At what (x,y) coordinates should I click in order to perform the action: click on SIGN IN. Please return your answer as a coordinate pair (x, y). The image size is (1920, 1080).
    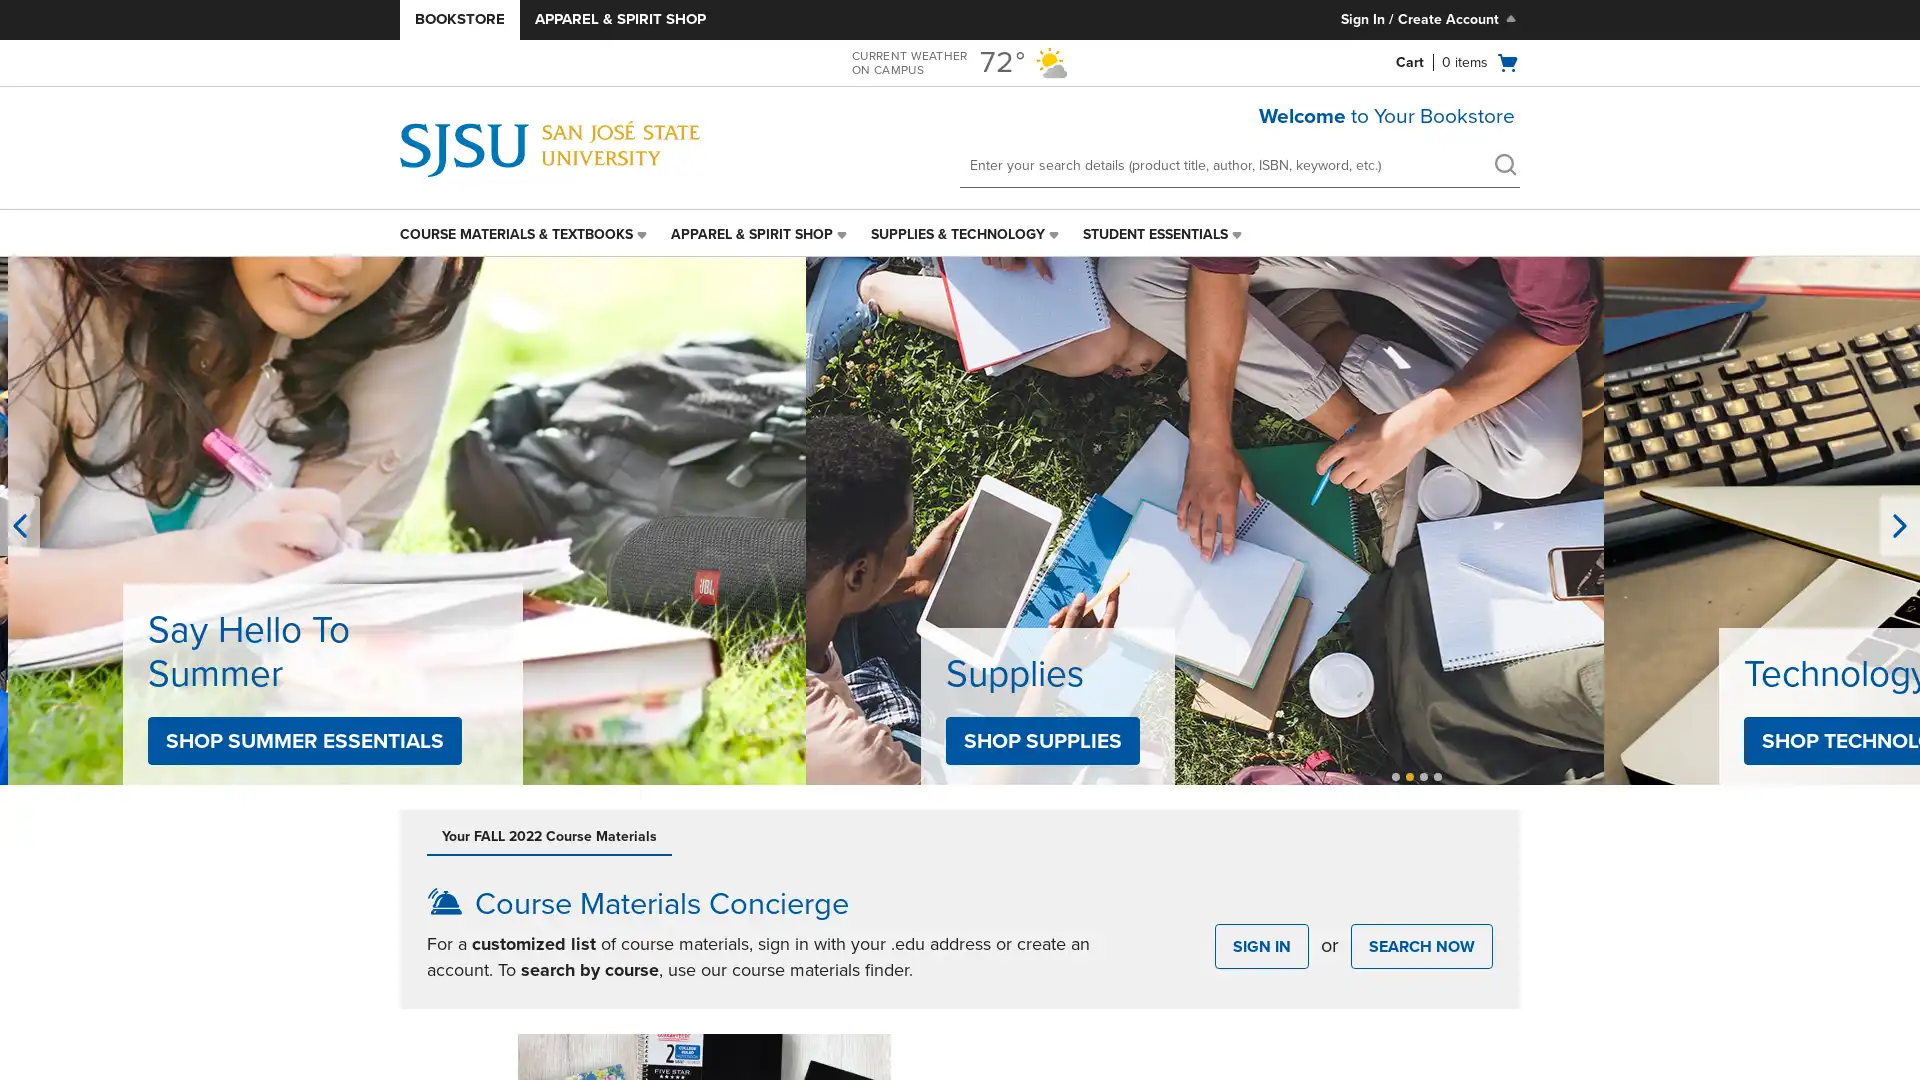
    Looking at the image, I should click on (1261, 945).